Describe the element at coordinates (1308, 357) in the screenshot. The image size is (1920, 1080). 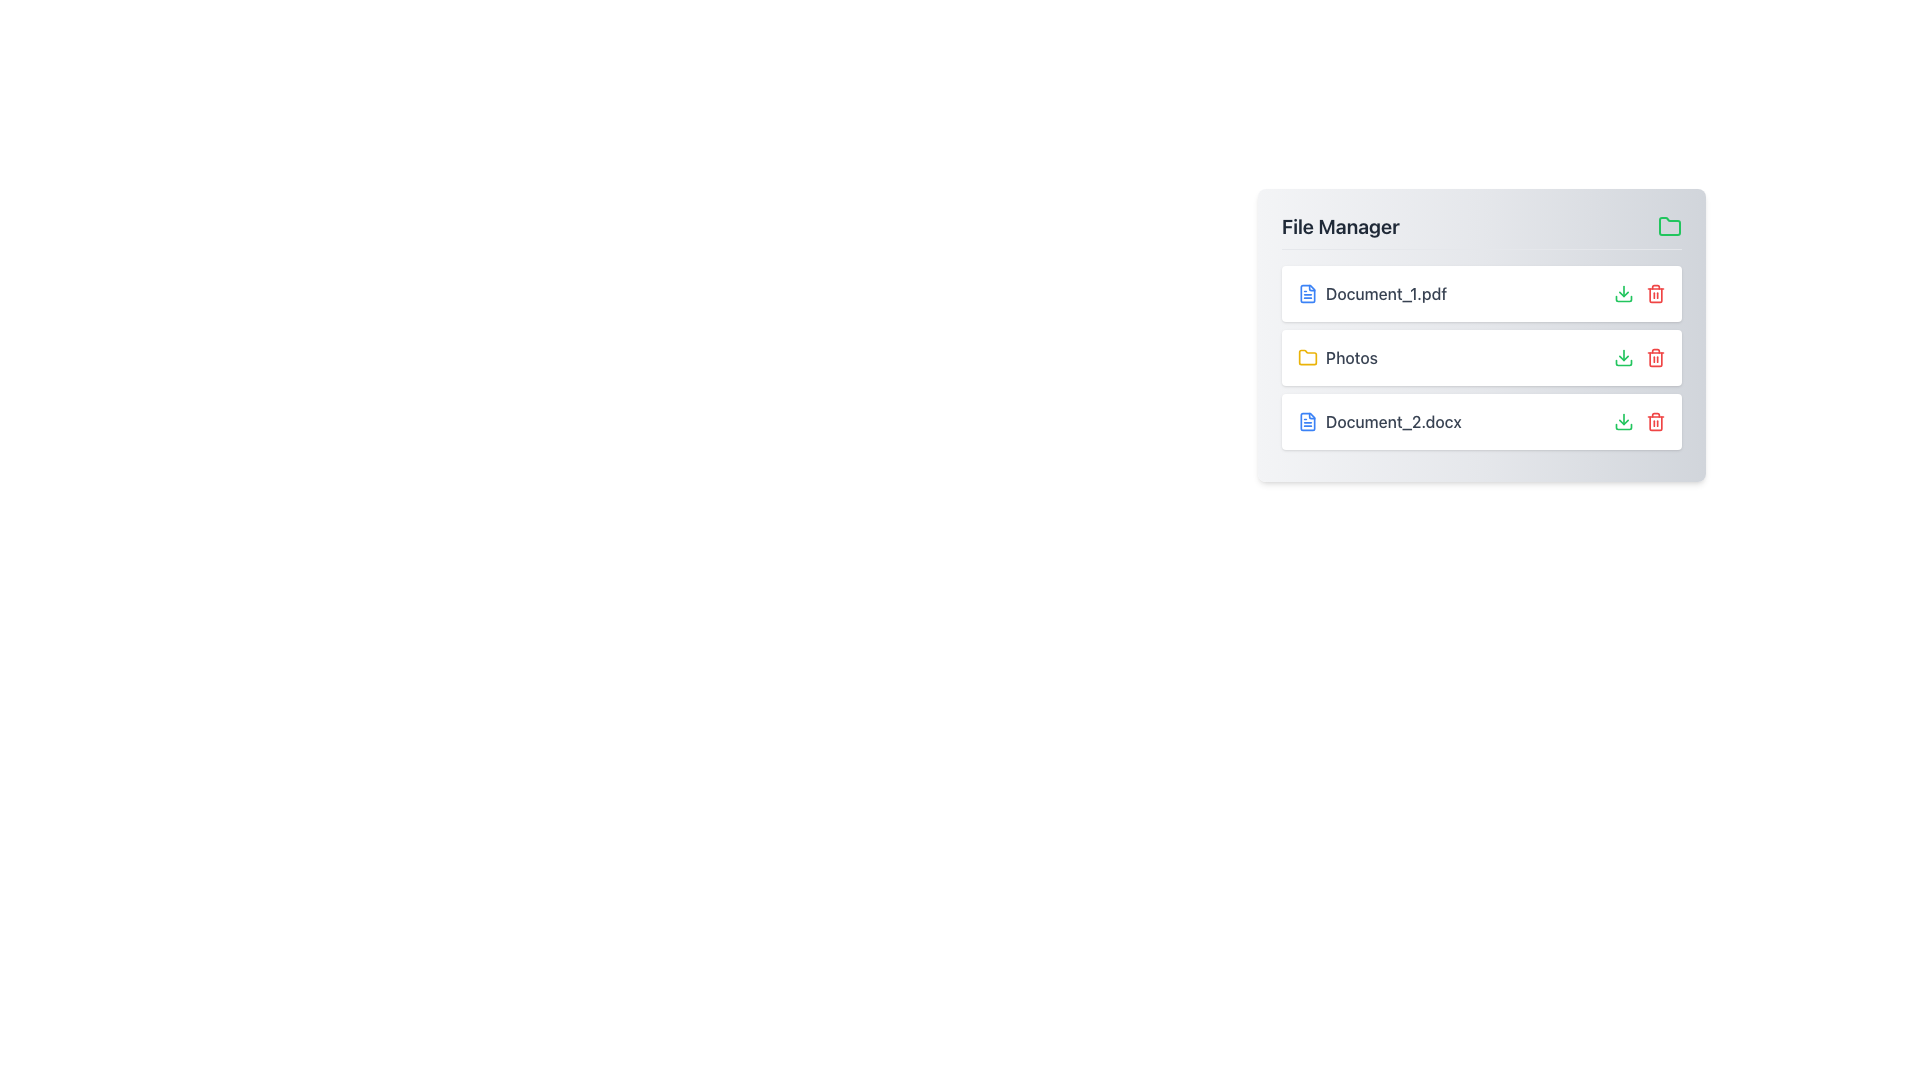
I see `the folder icon representing the 'Photos' label in the 'File Manager' section, located in the second row of the vertical list` at that location.